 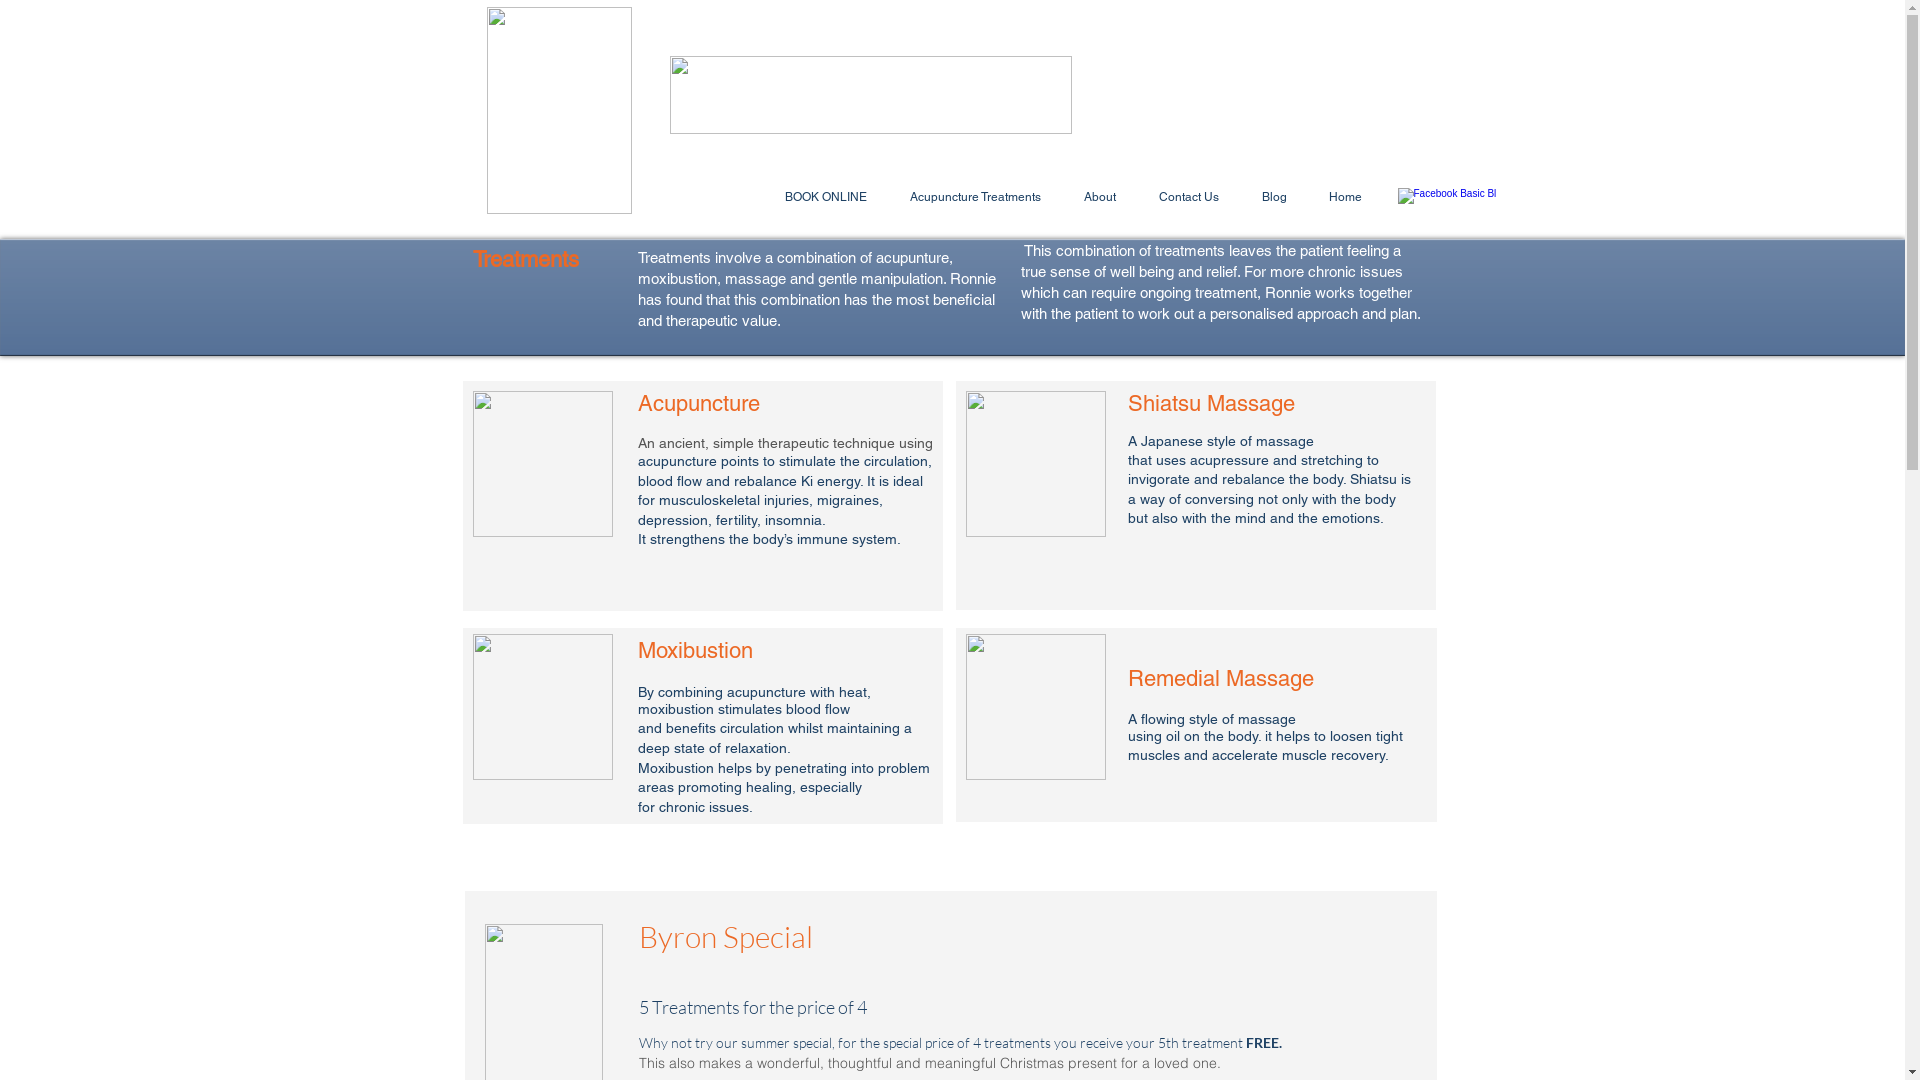 What do you see at coordinates (826, 197) in the screenshot?
I see `'BOOK ONLINE'` at bounding box center [826, 197].